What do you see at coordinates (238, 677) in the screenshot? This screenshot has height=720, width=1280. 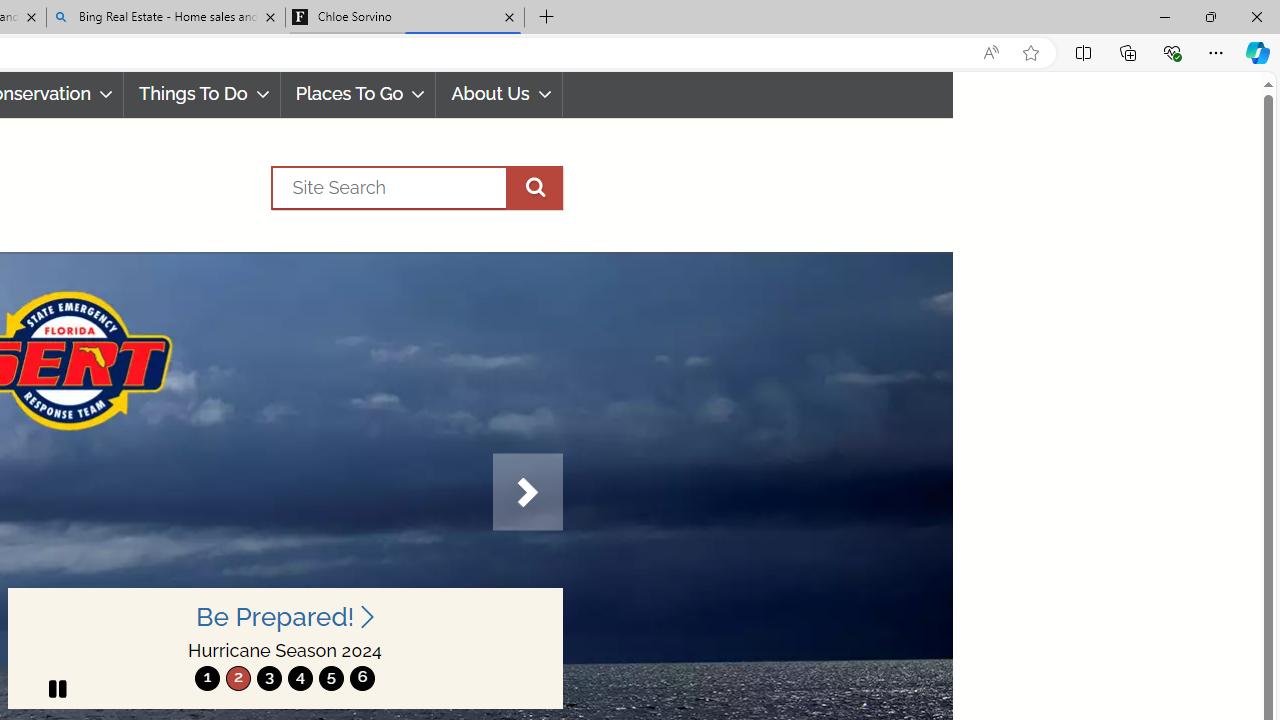 I see `'move to slide 2'` at bounding box center [238, 677].